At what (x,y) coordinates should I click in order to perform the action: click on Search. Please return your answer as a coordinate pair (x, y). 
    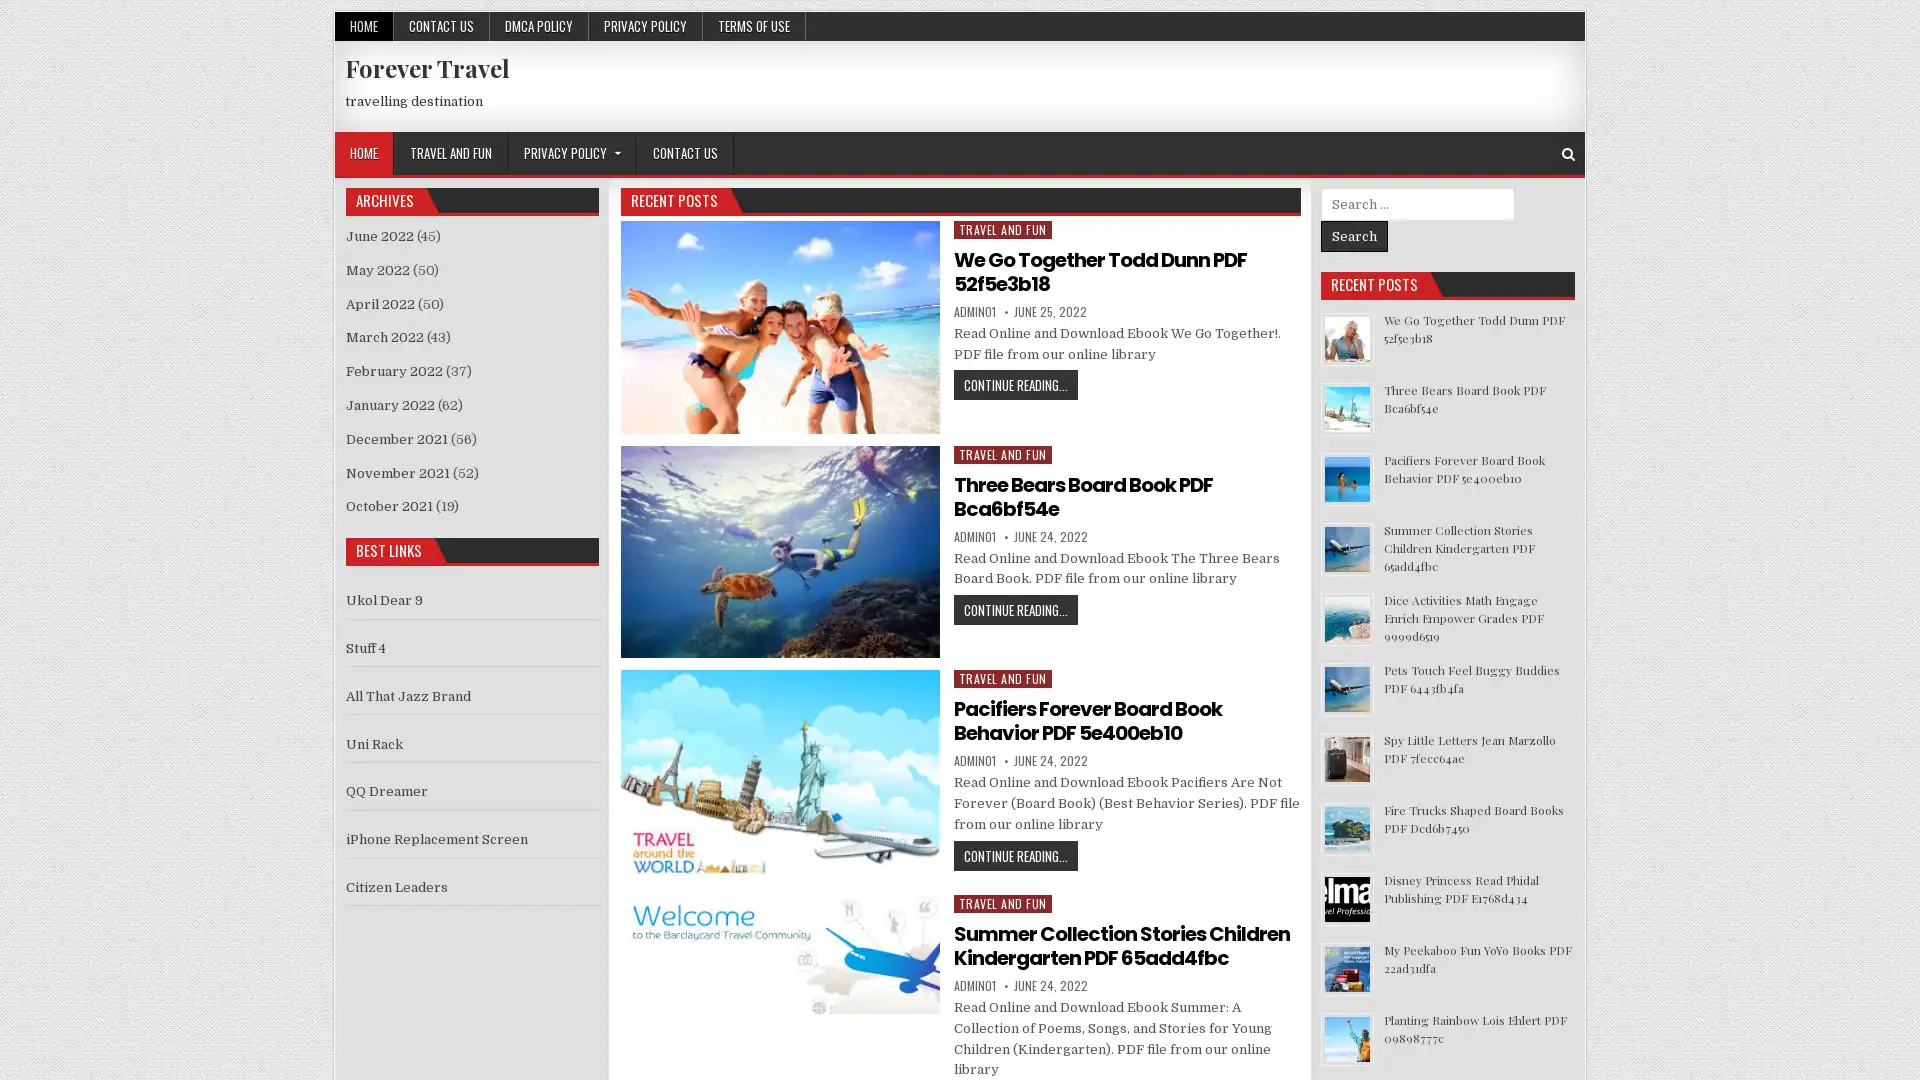
    Looking at the image, I should click on (1354, 235).